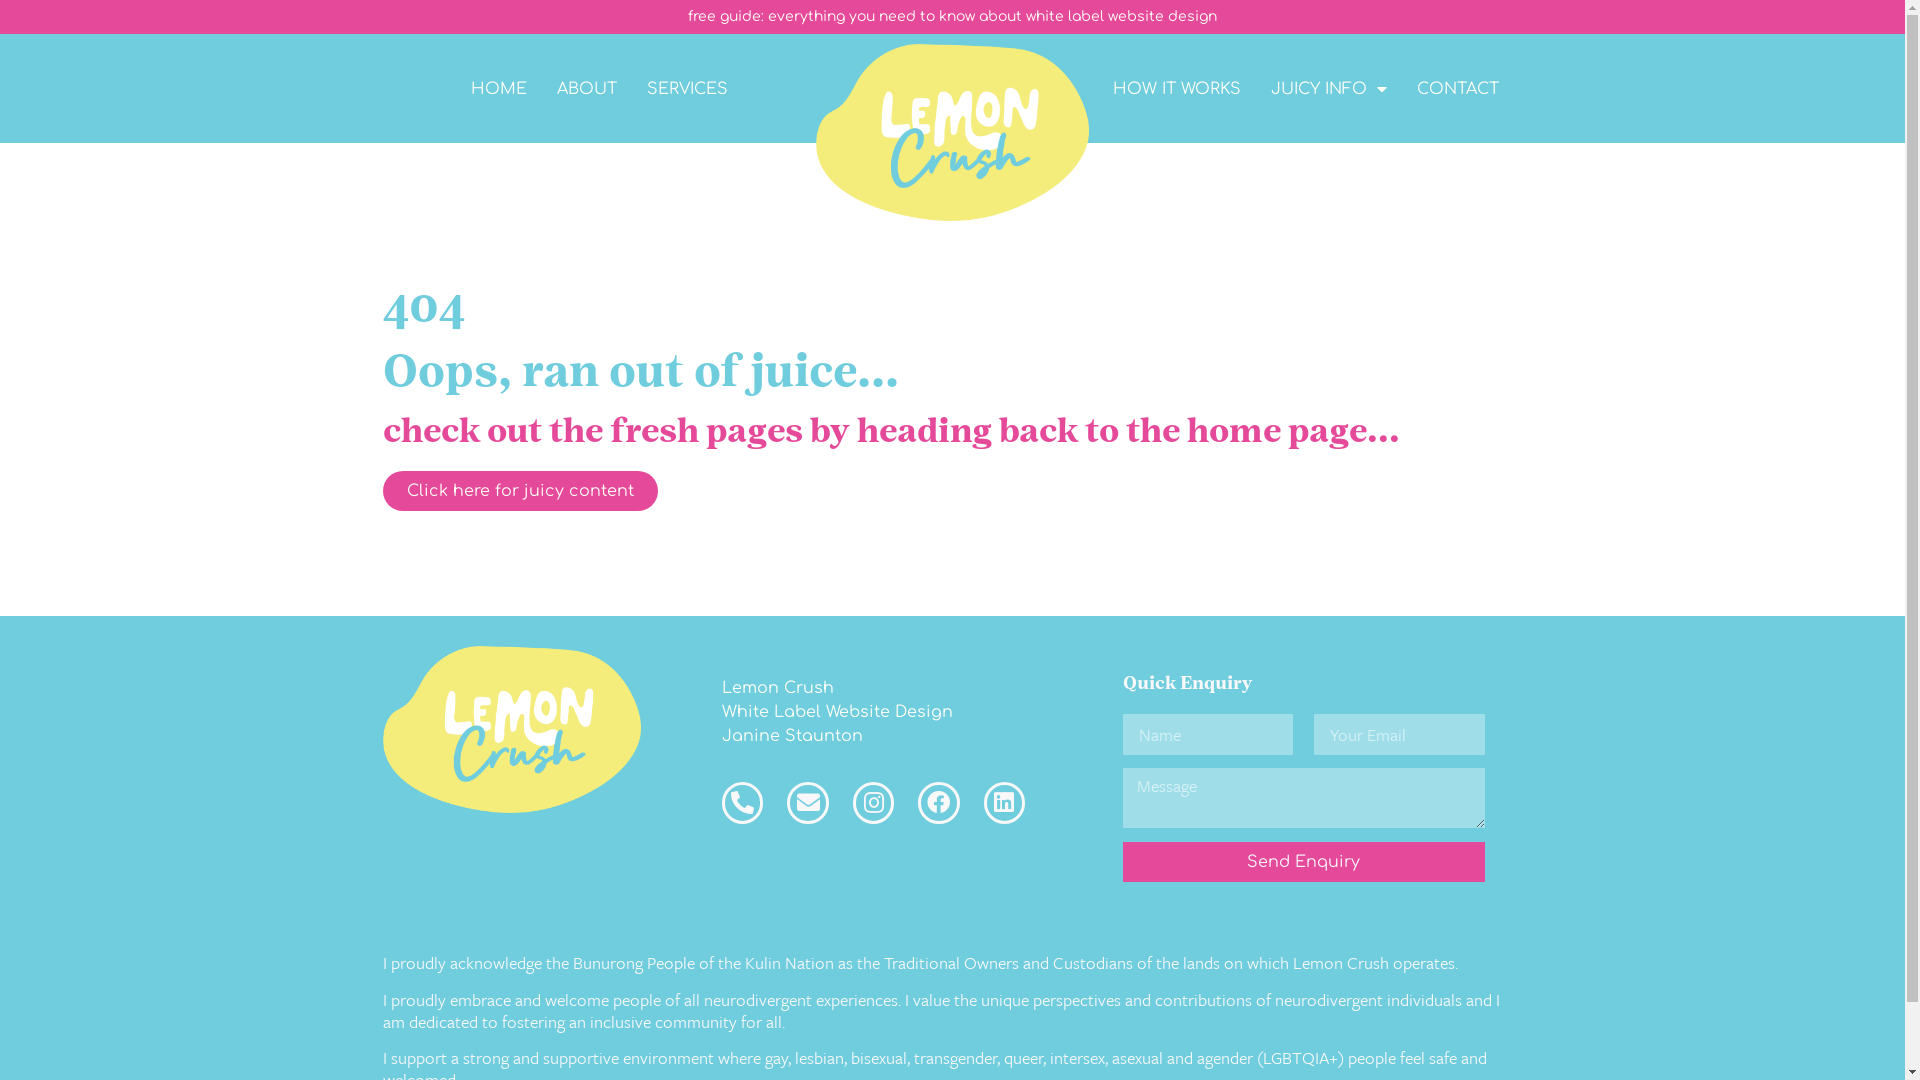 This screenshot has width=1920, height=1080. What do you see at coordinates (687, 87) in the screenshot?
I see `'SERVICES'` at bounding box center [687, 87].